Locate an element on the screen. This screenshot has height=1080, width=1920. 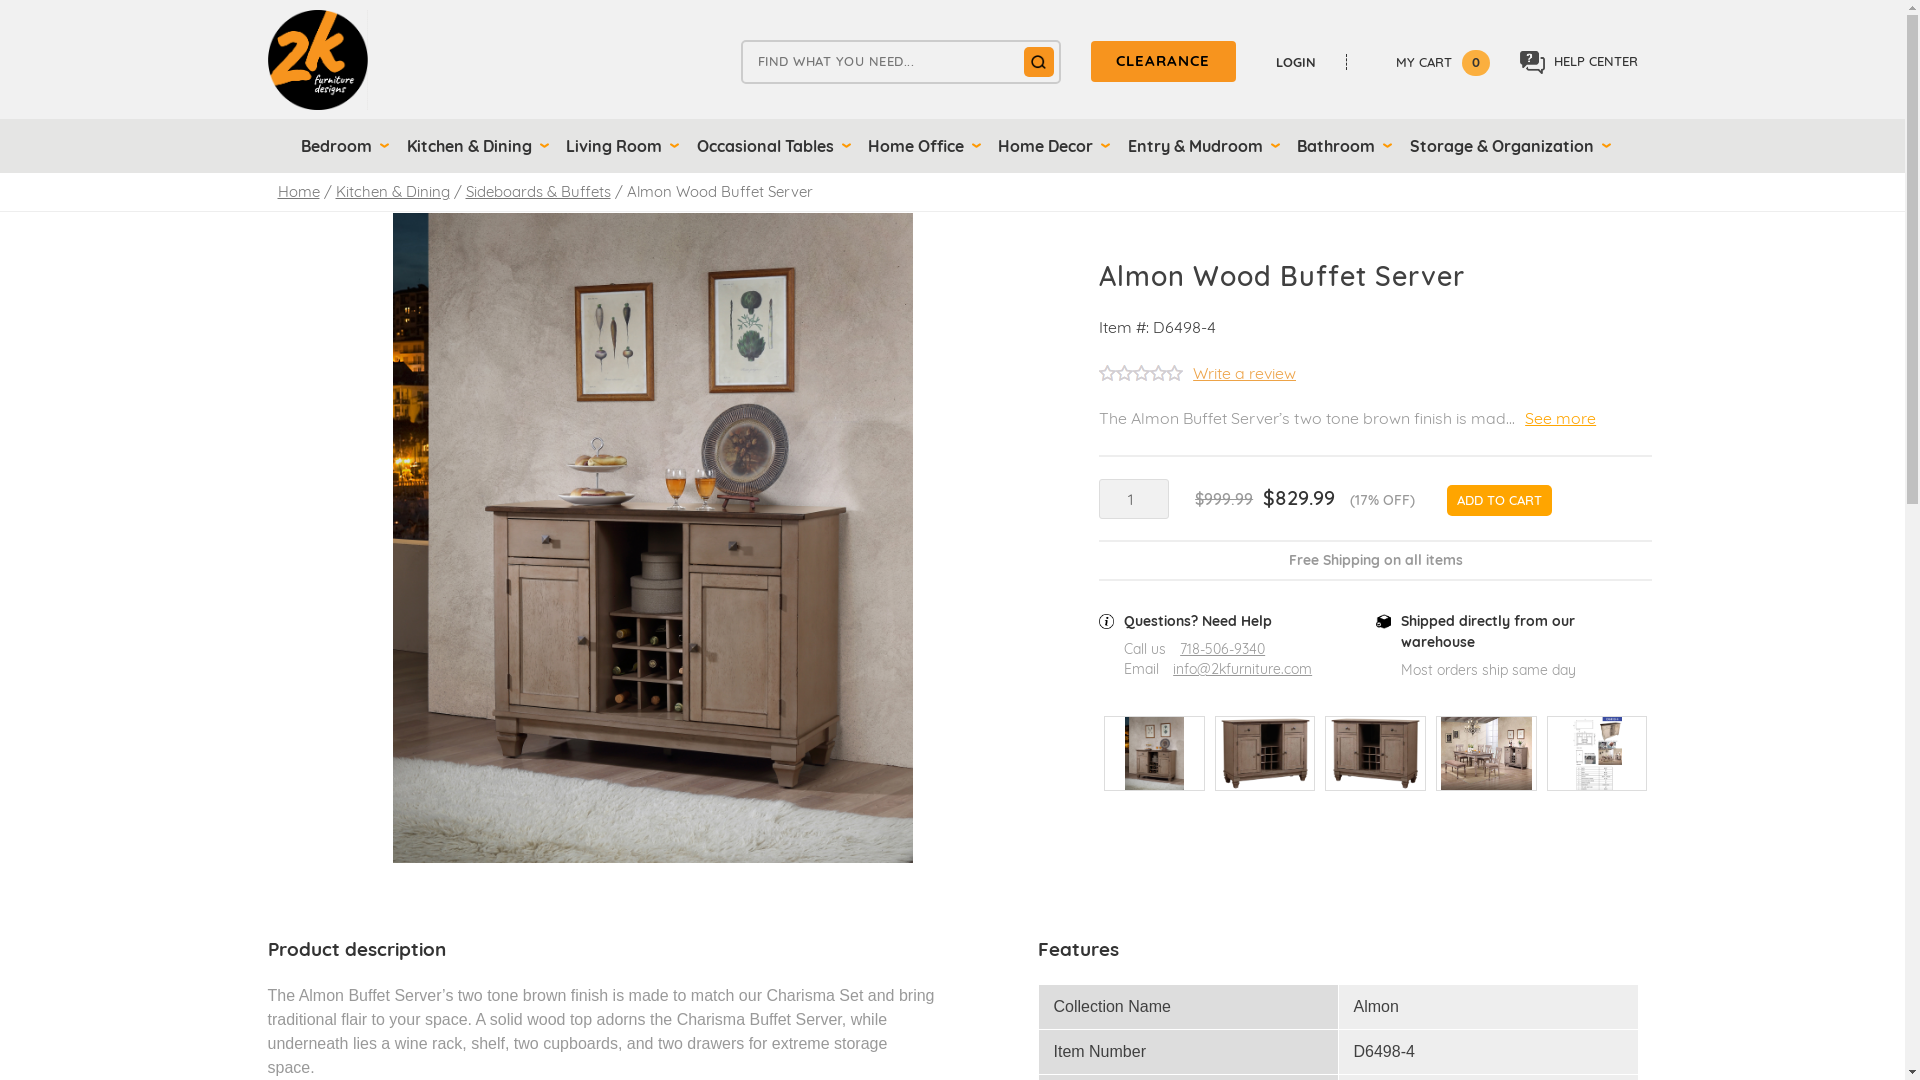
'Kitchen & Dining' is located at coordinates (473, 145).